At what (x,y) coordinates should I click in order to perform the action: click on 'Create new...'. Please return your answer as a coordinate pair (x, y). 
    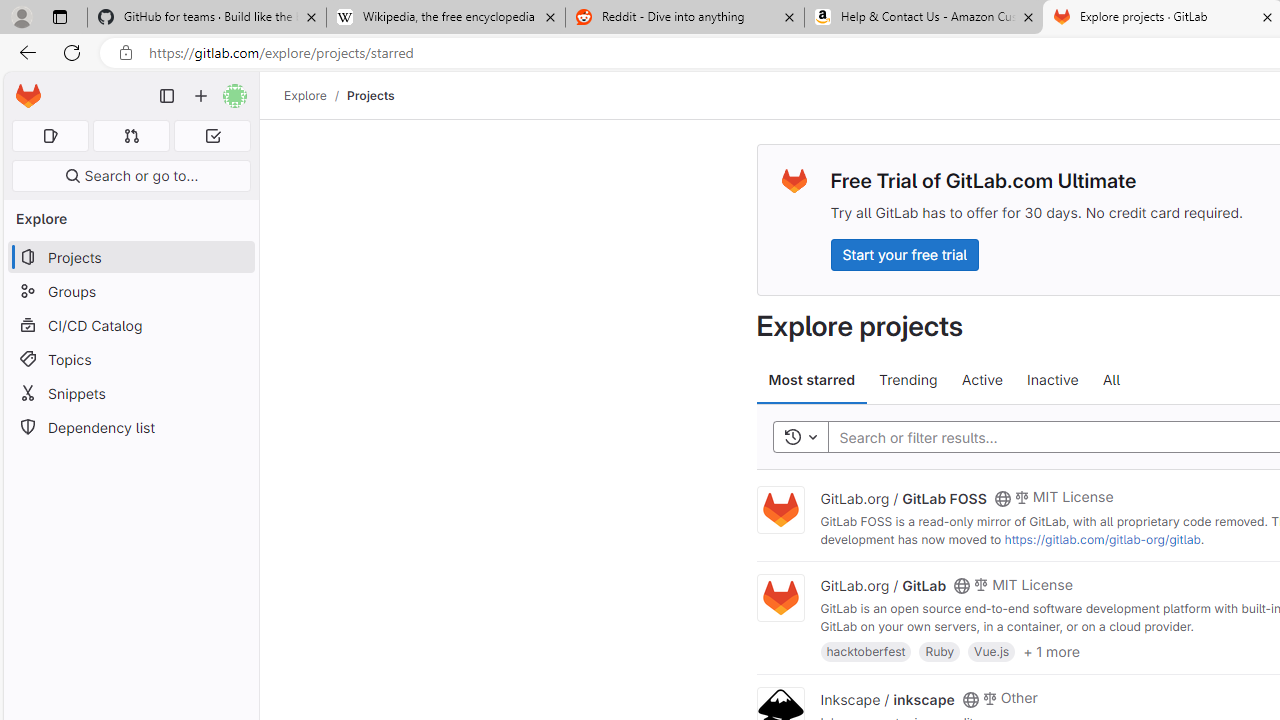
    Looking at the image, I should click on (201, 96).